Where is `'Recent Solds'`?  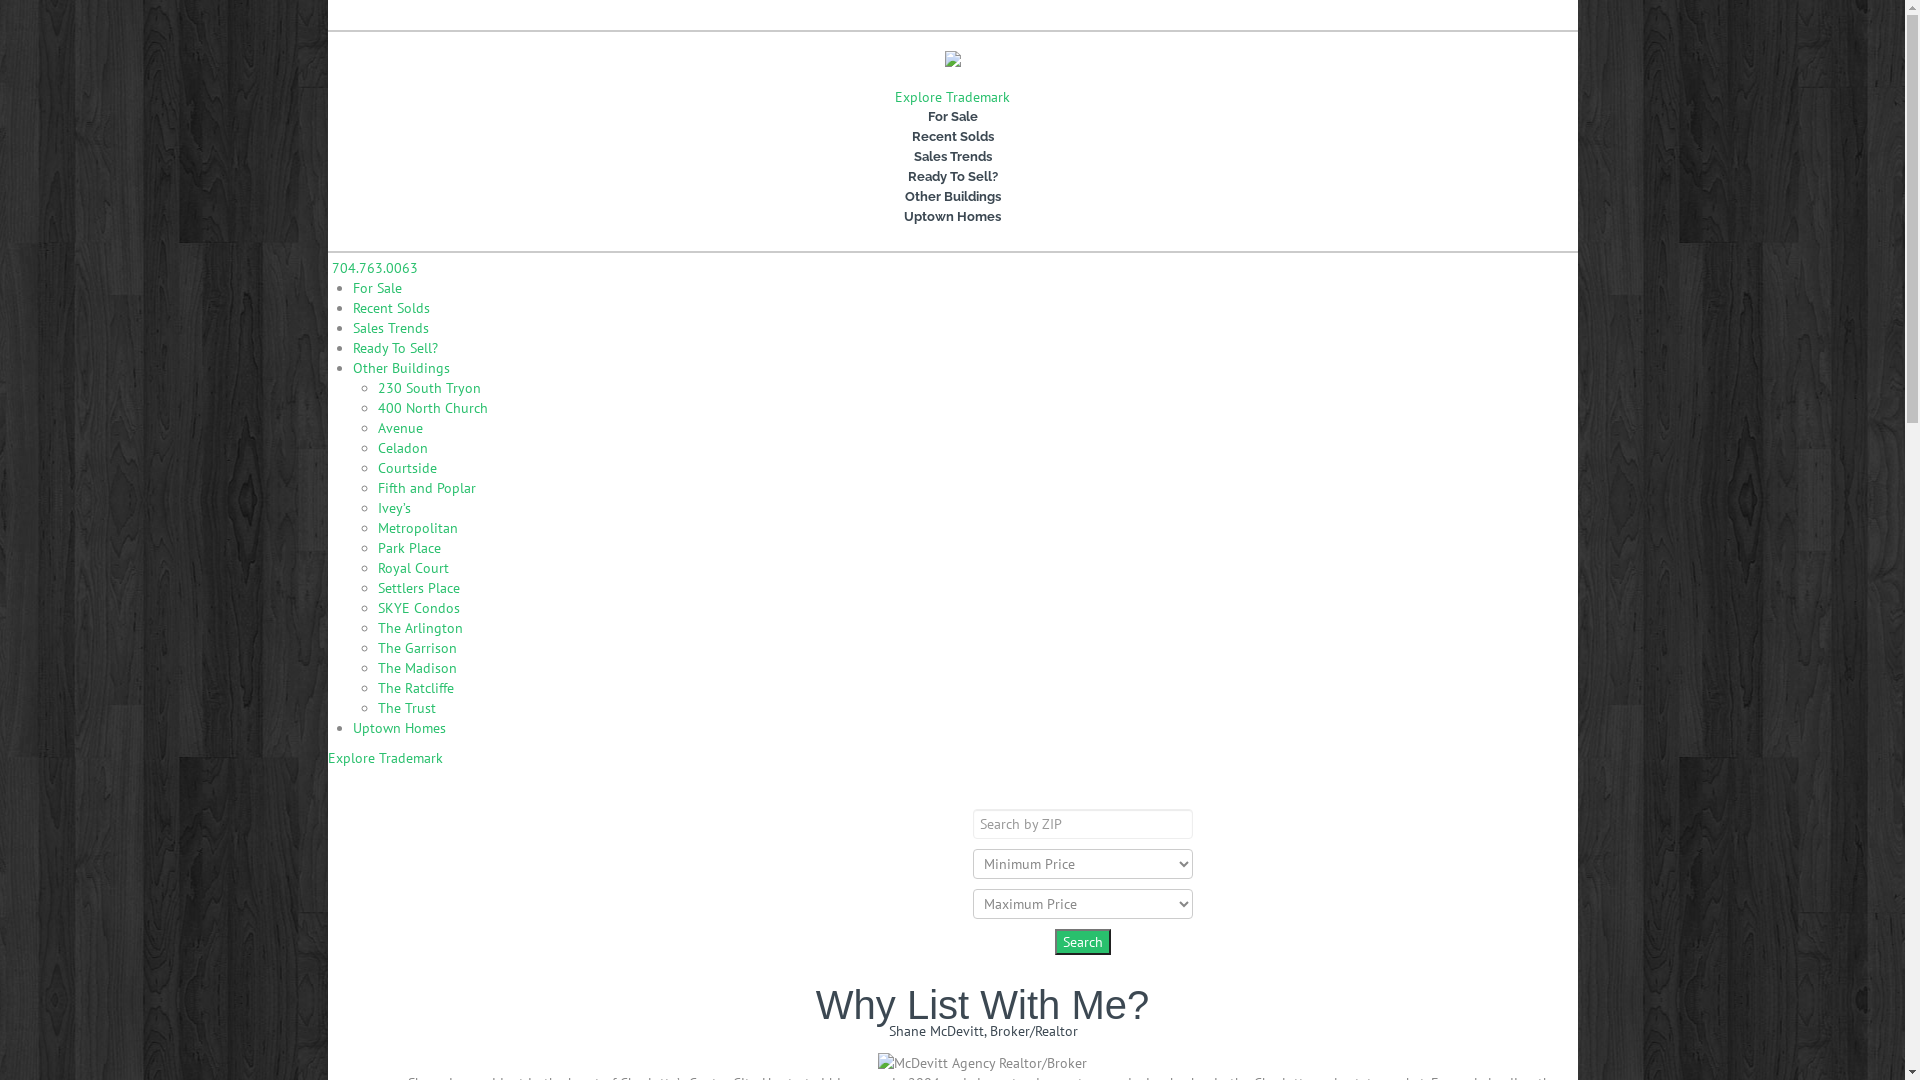
'Recent Solds' is located at coordinates (390, 308).